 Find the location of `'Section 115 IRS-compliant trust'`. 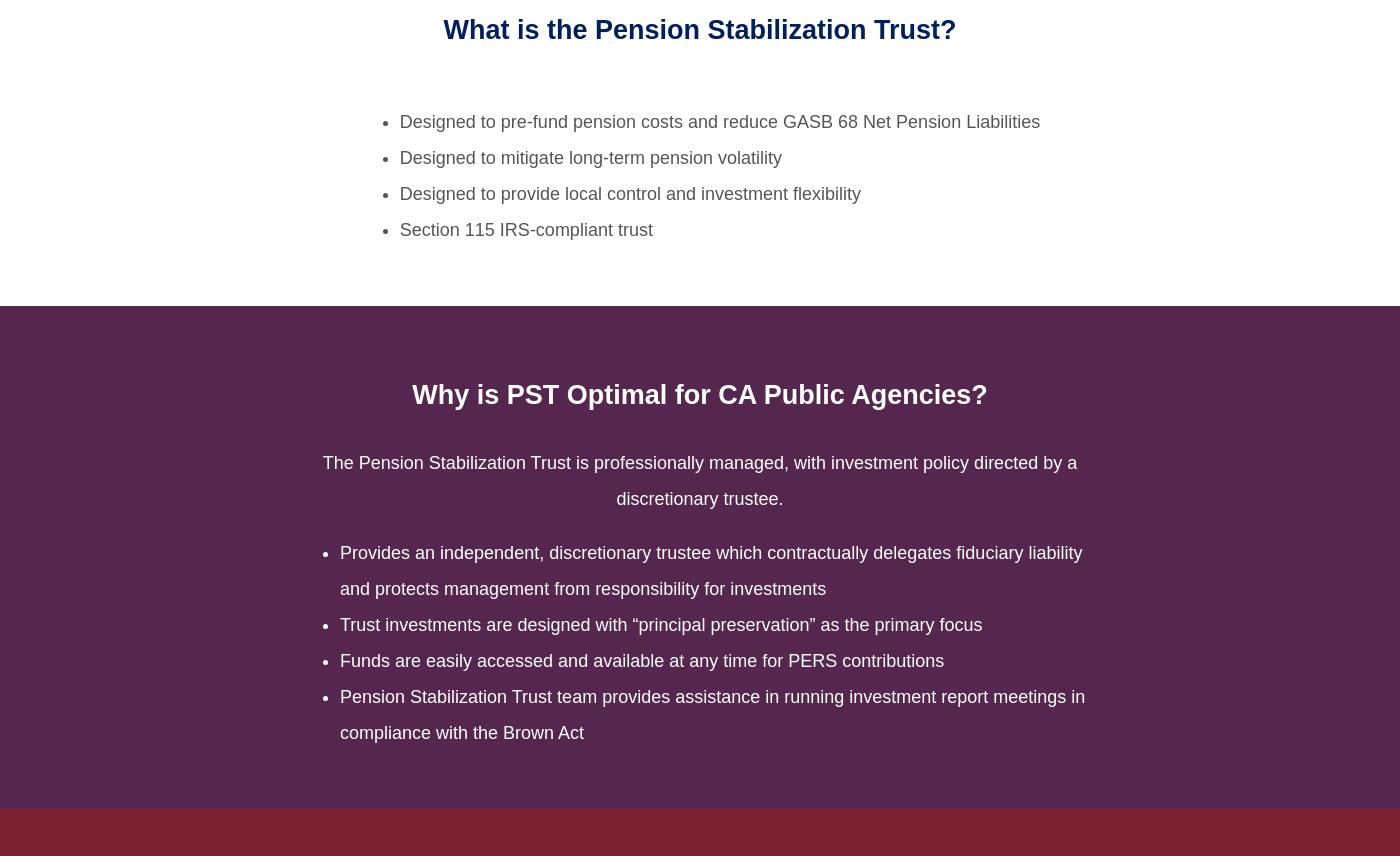

'Section 115 IRS-compliant trust' is located at coordinates (525, 228).